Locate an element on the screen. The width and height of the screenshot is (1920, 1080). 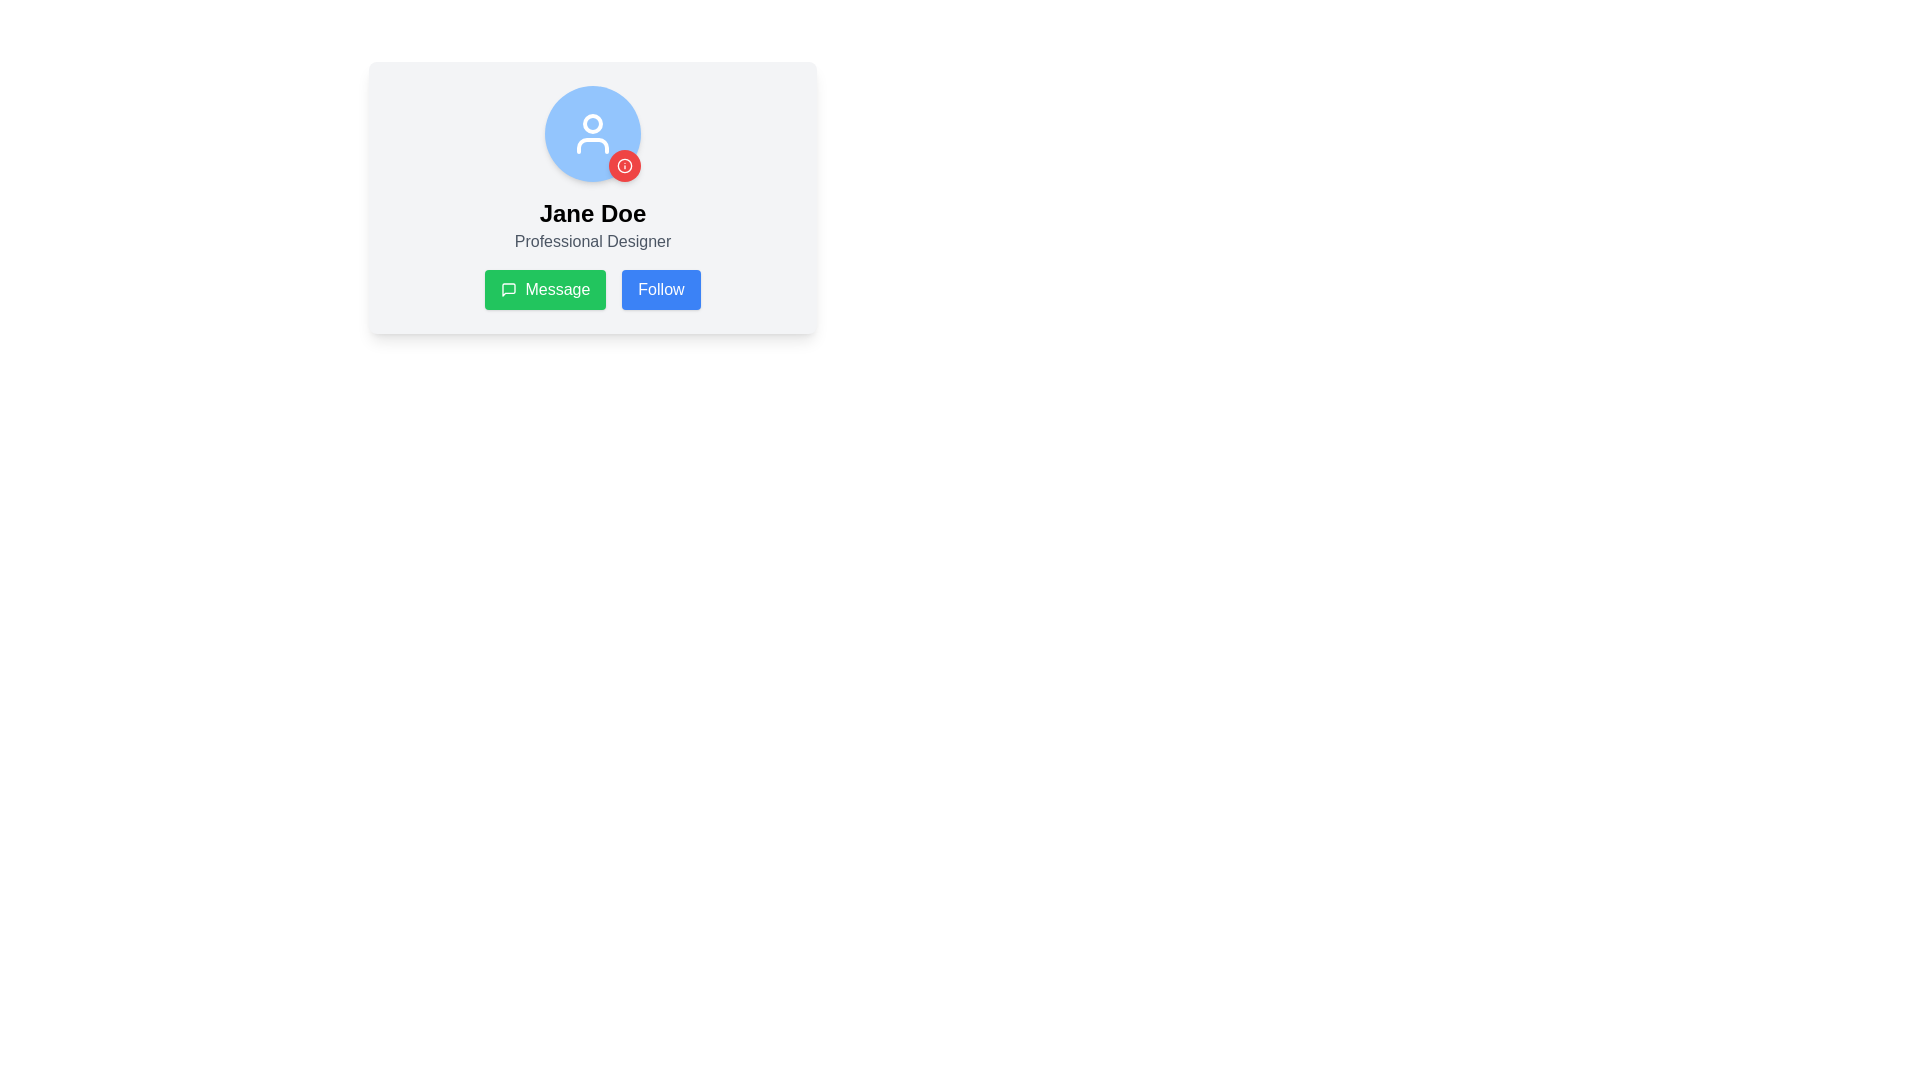
the profile information icon located at the bottom-right corner of the profile image area is located at coordinates (623, 164).